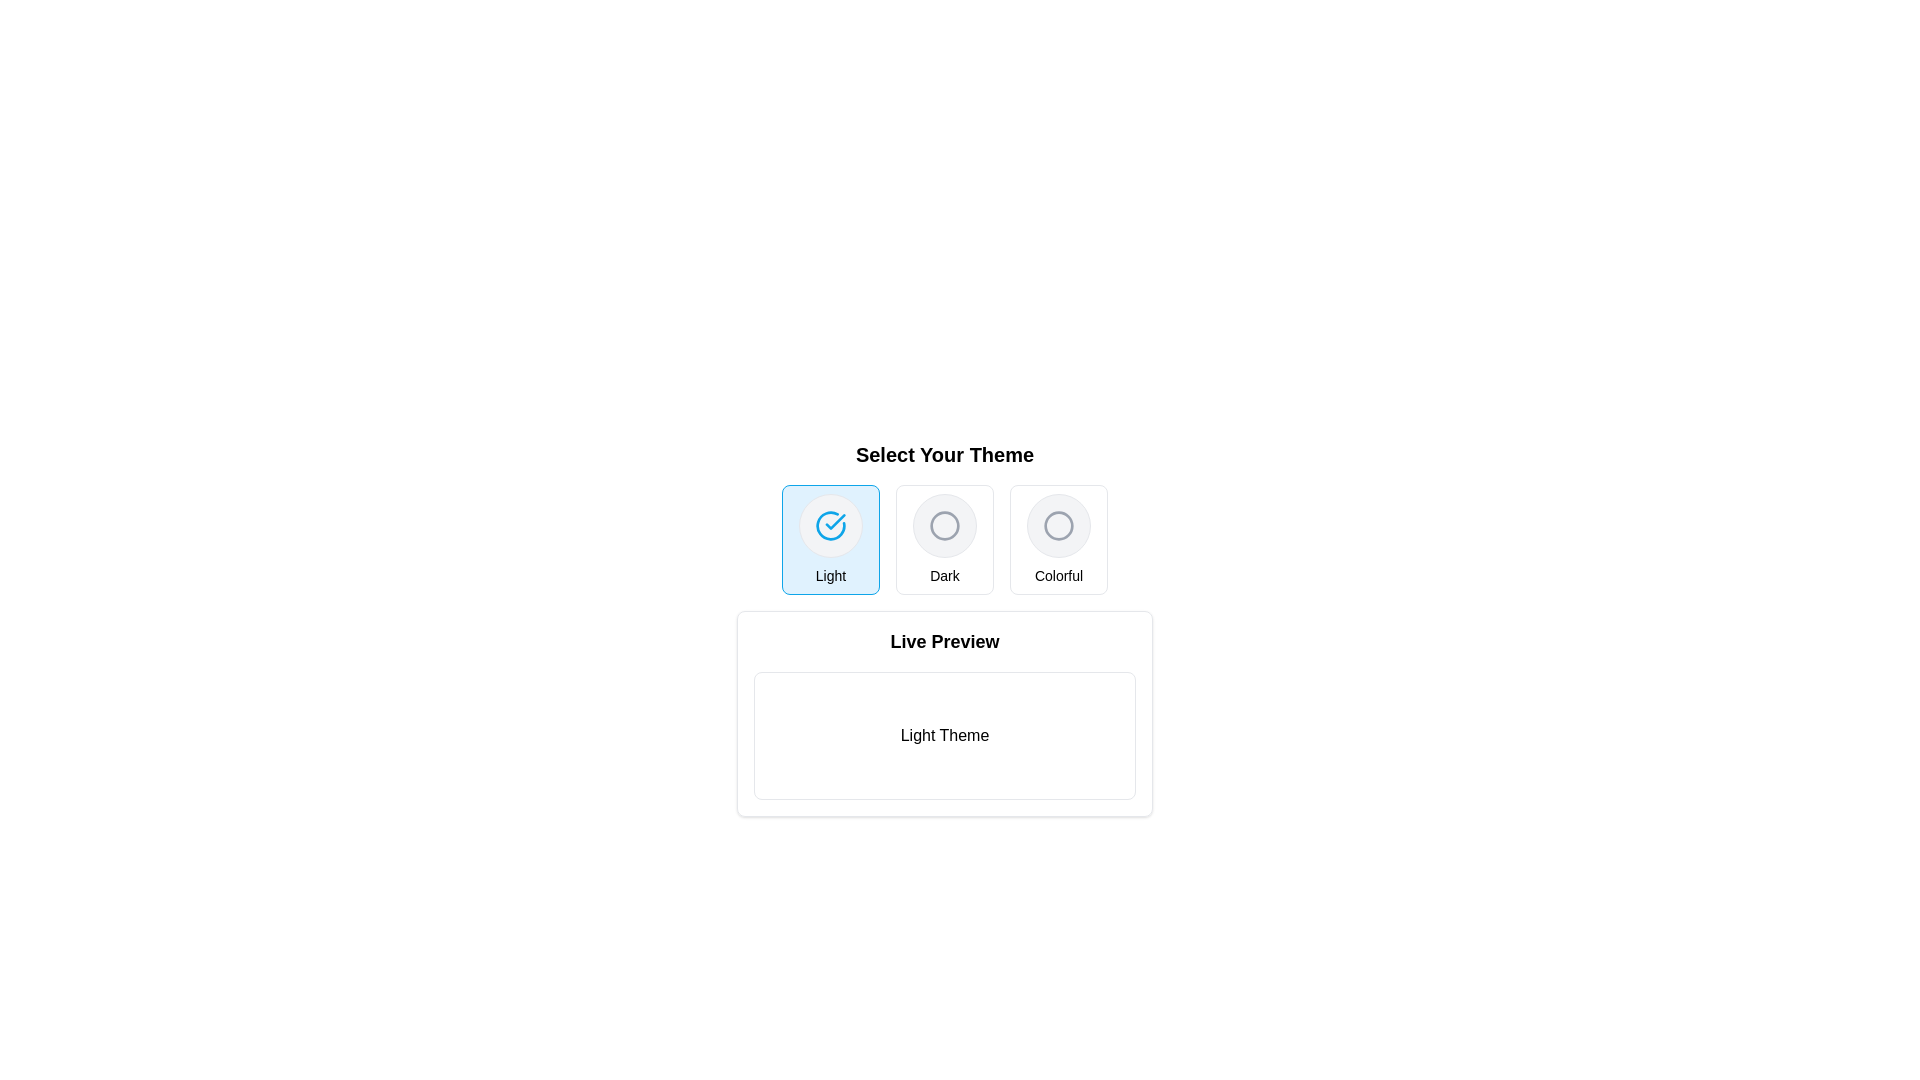  What do you see at coordinates (830, 524) in the screenshot?
I see `the 'light' theme icon located at the far-left position of the triplet selection interface` at bounding box center [830, 524].